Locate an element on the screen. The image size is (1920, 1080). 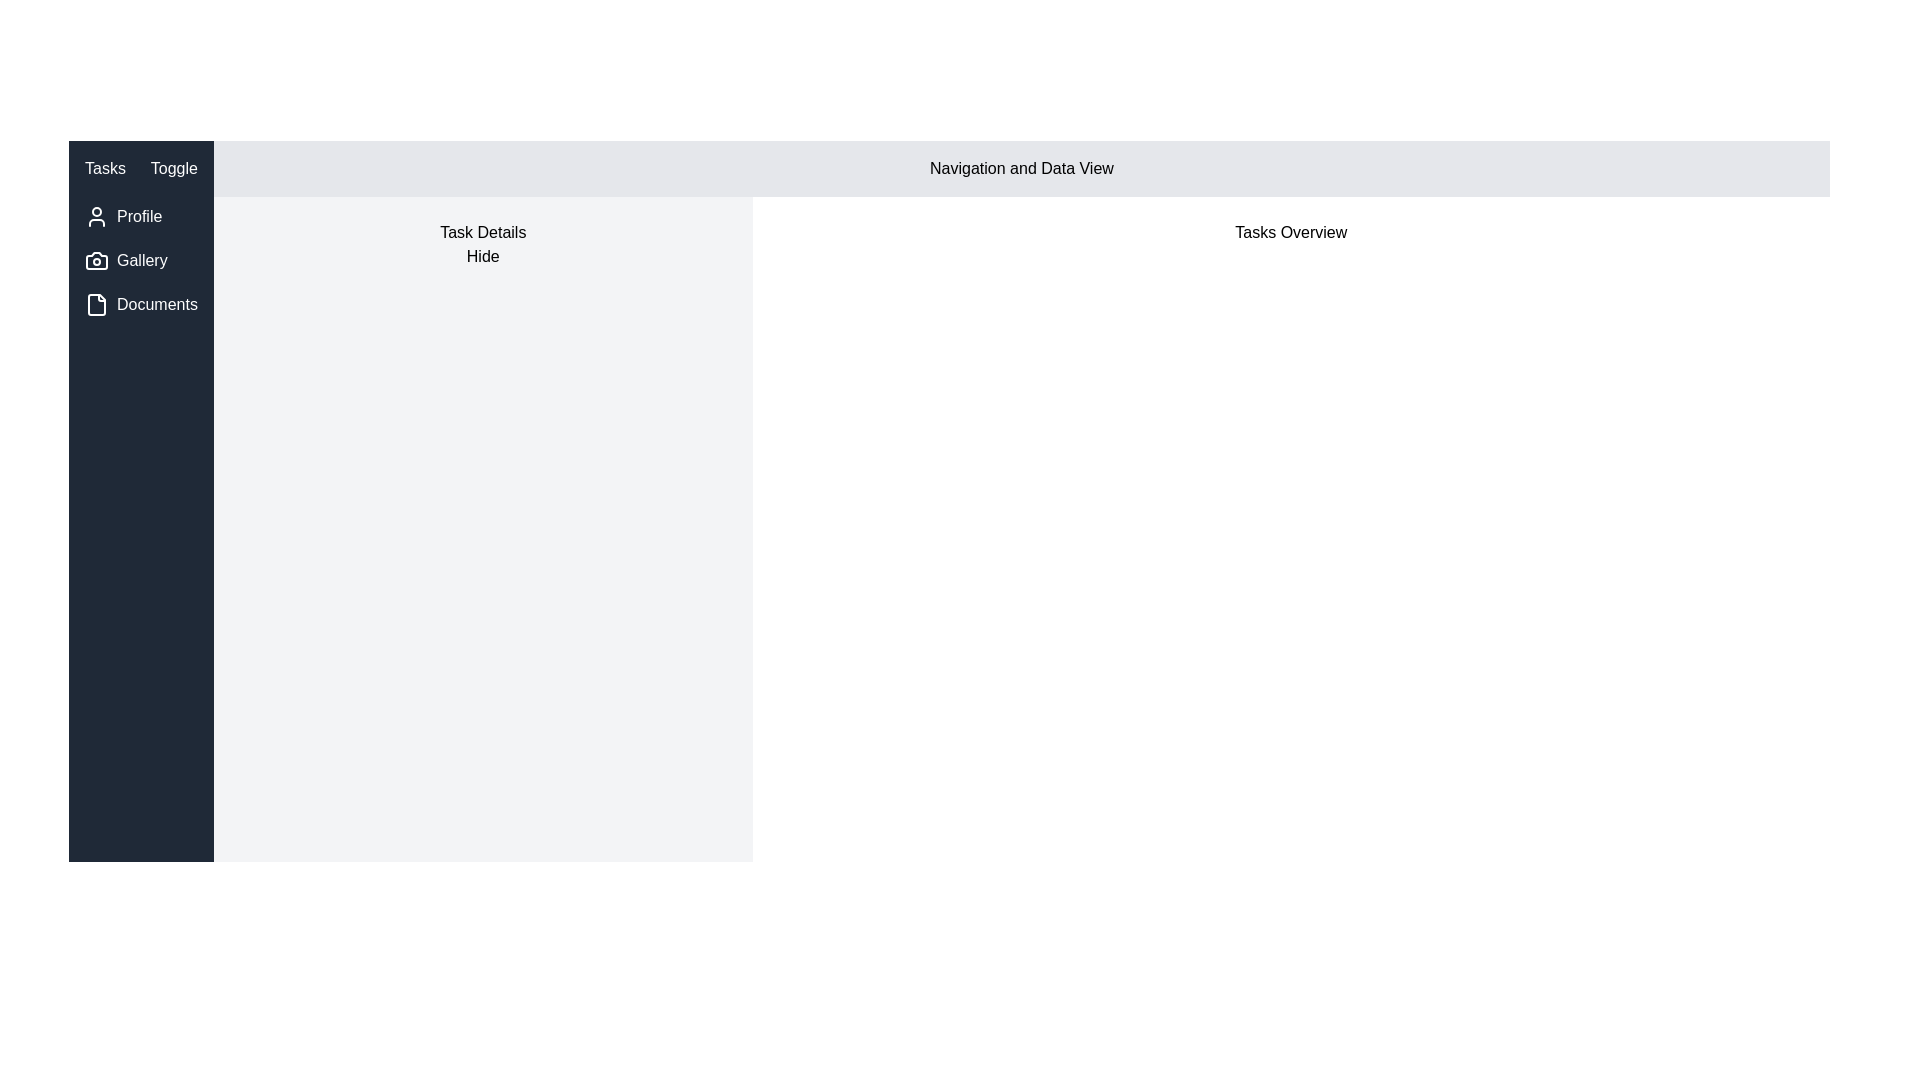
the 'Profile' text label located in the left sidebar menu, which is positioned above the 'Gallery' and 'Documents' labels is located at coordinates (138, 216).